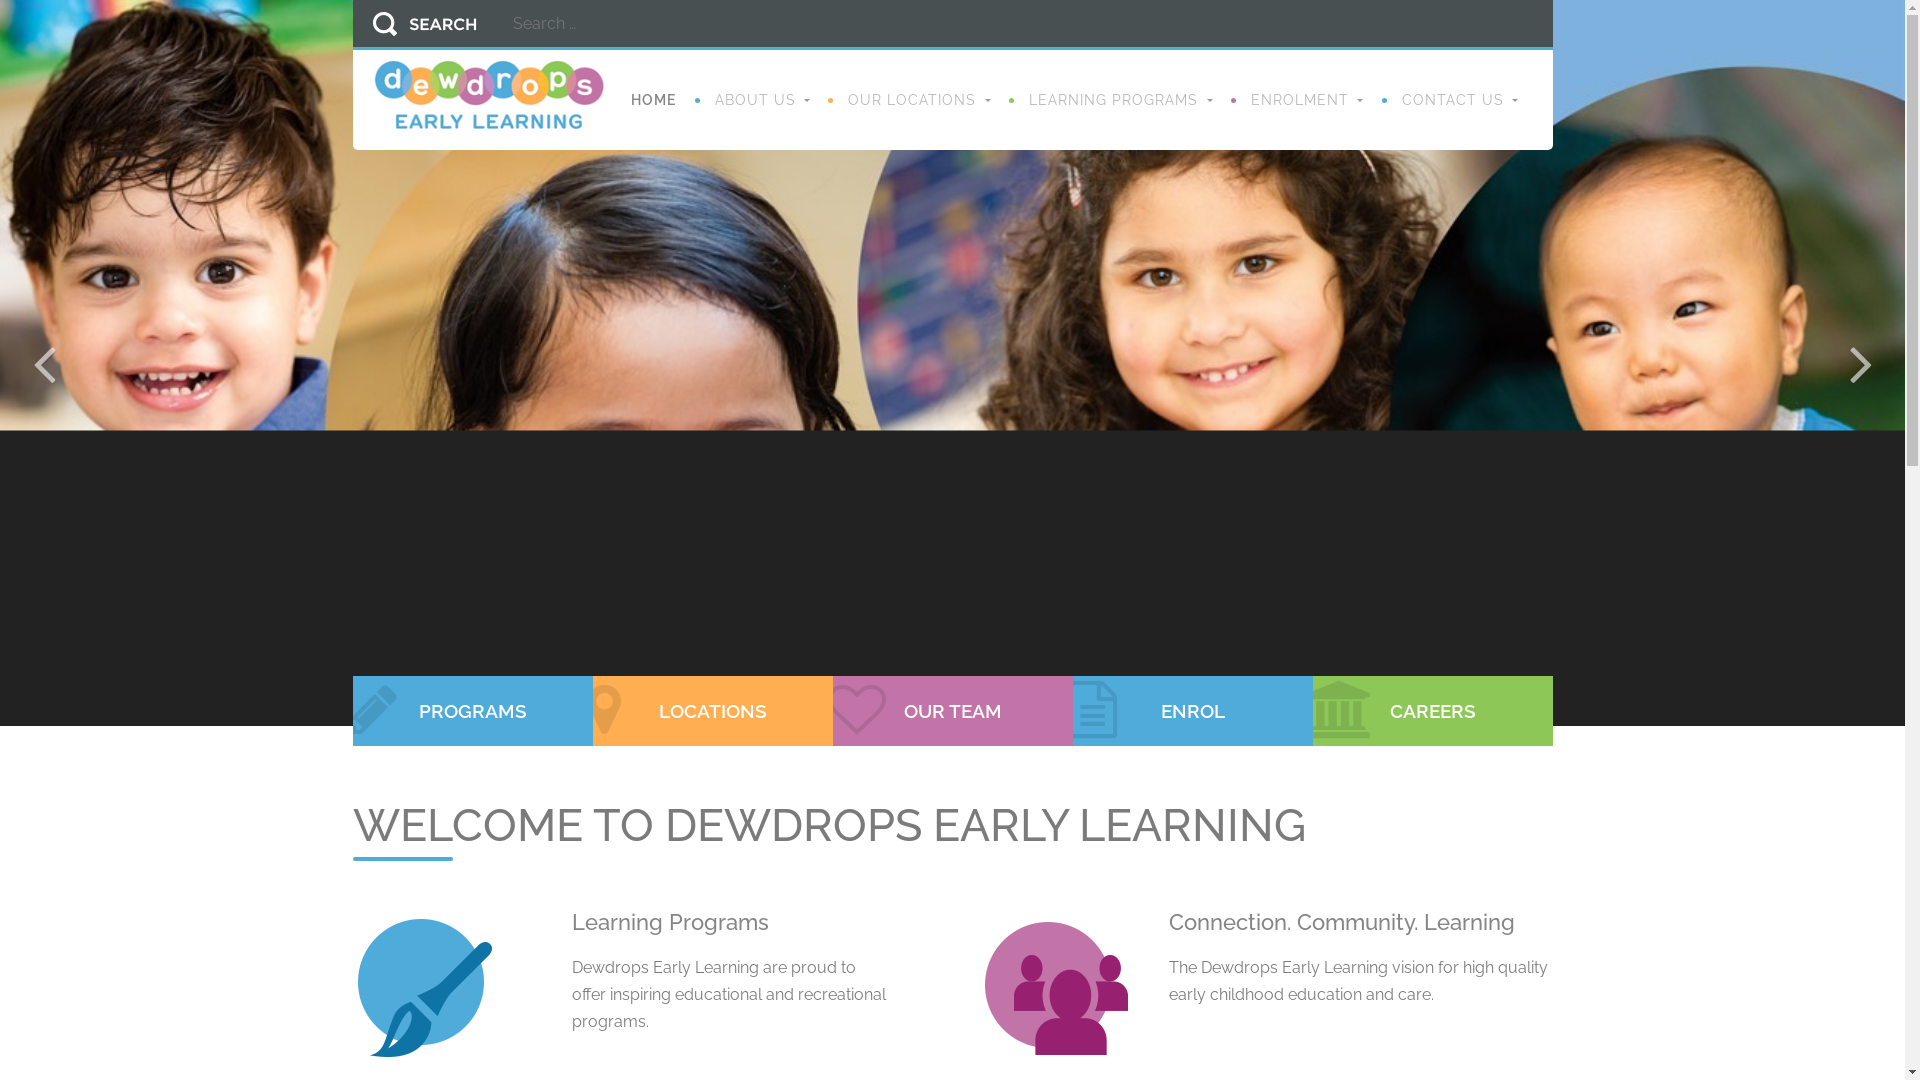 The width and height of the screenshot is (1920, 1080). I want to click on 'OUR LOCATIONS', so click(917, 100).